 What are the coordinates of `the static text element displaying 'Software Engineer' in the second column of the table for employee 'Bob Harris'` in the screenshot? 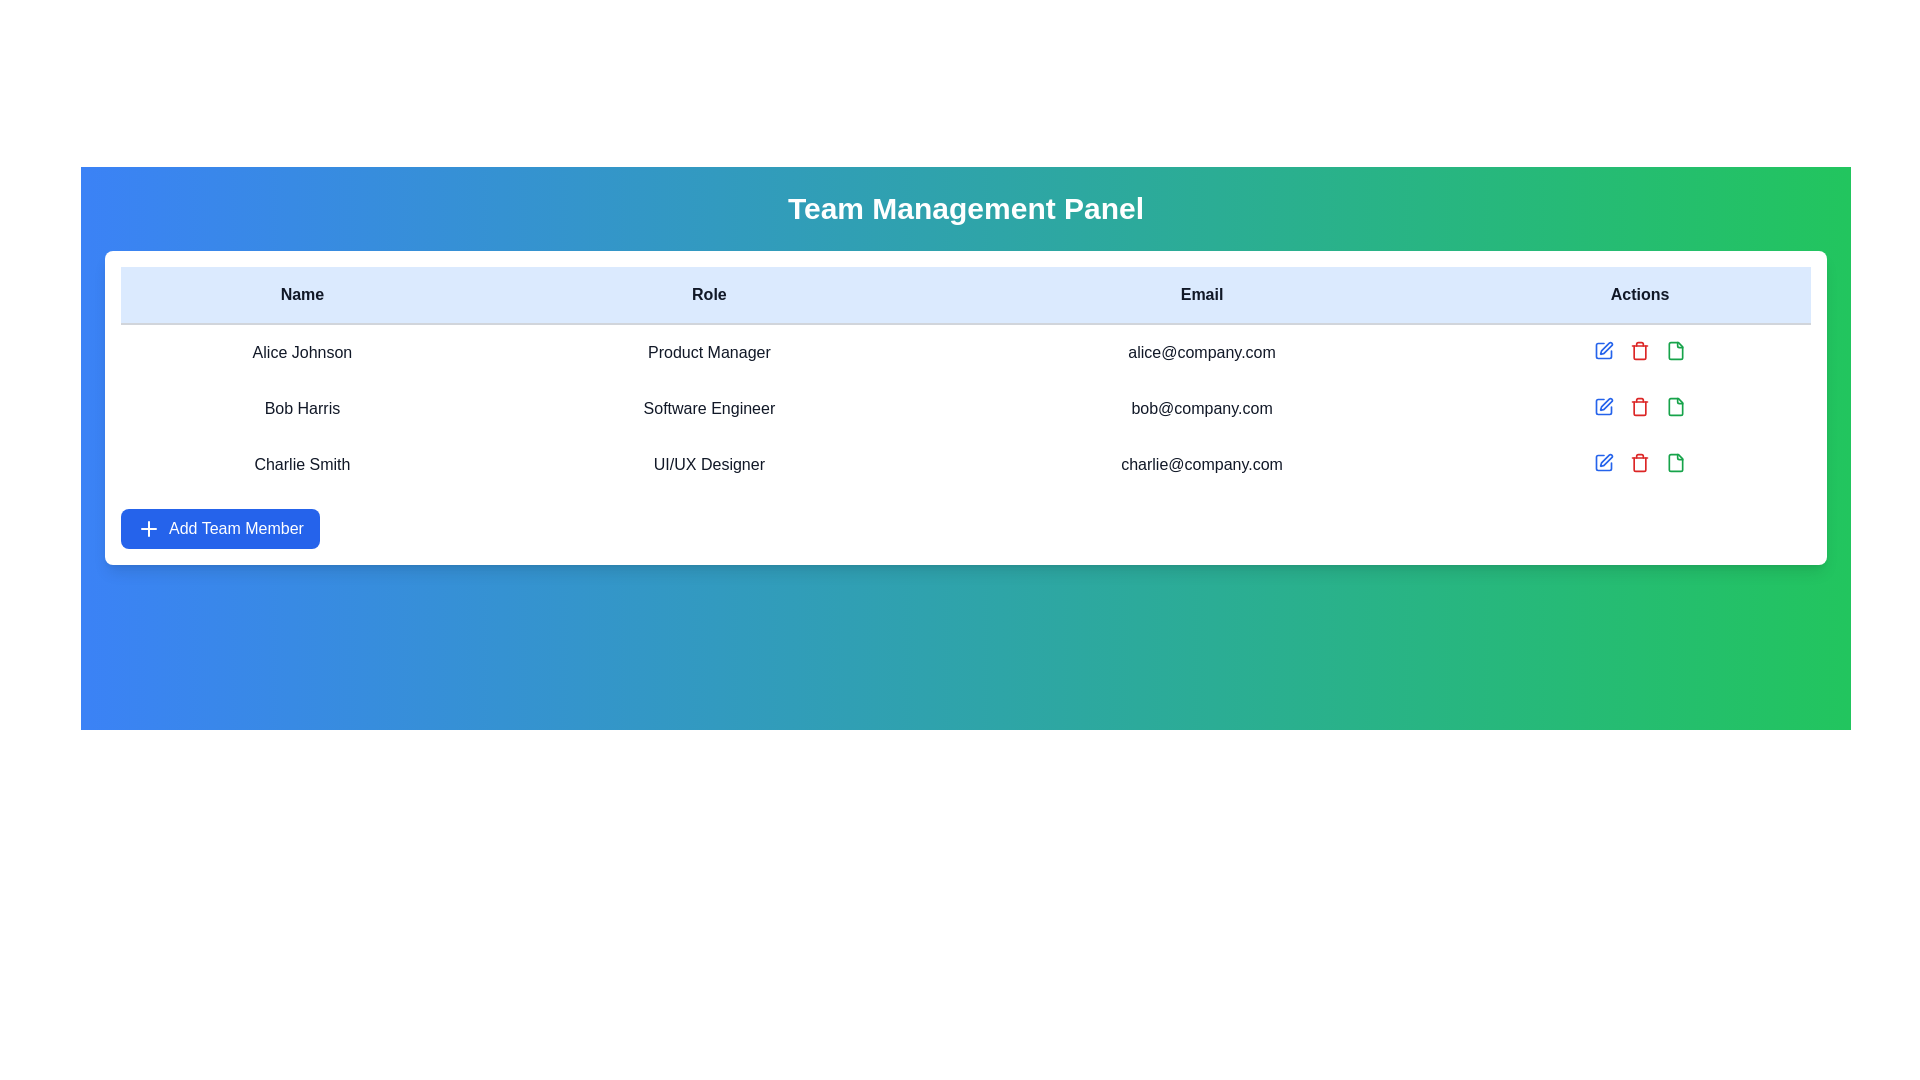 It's located at (709, 407).